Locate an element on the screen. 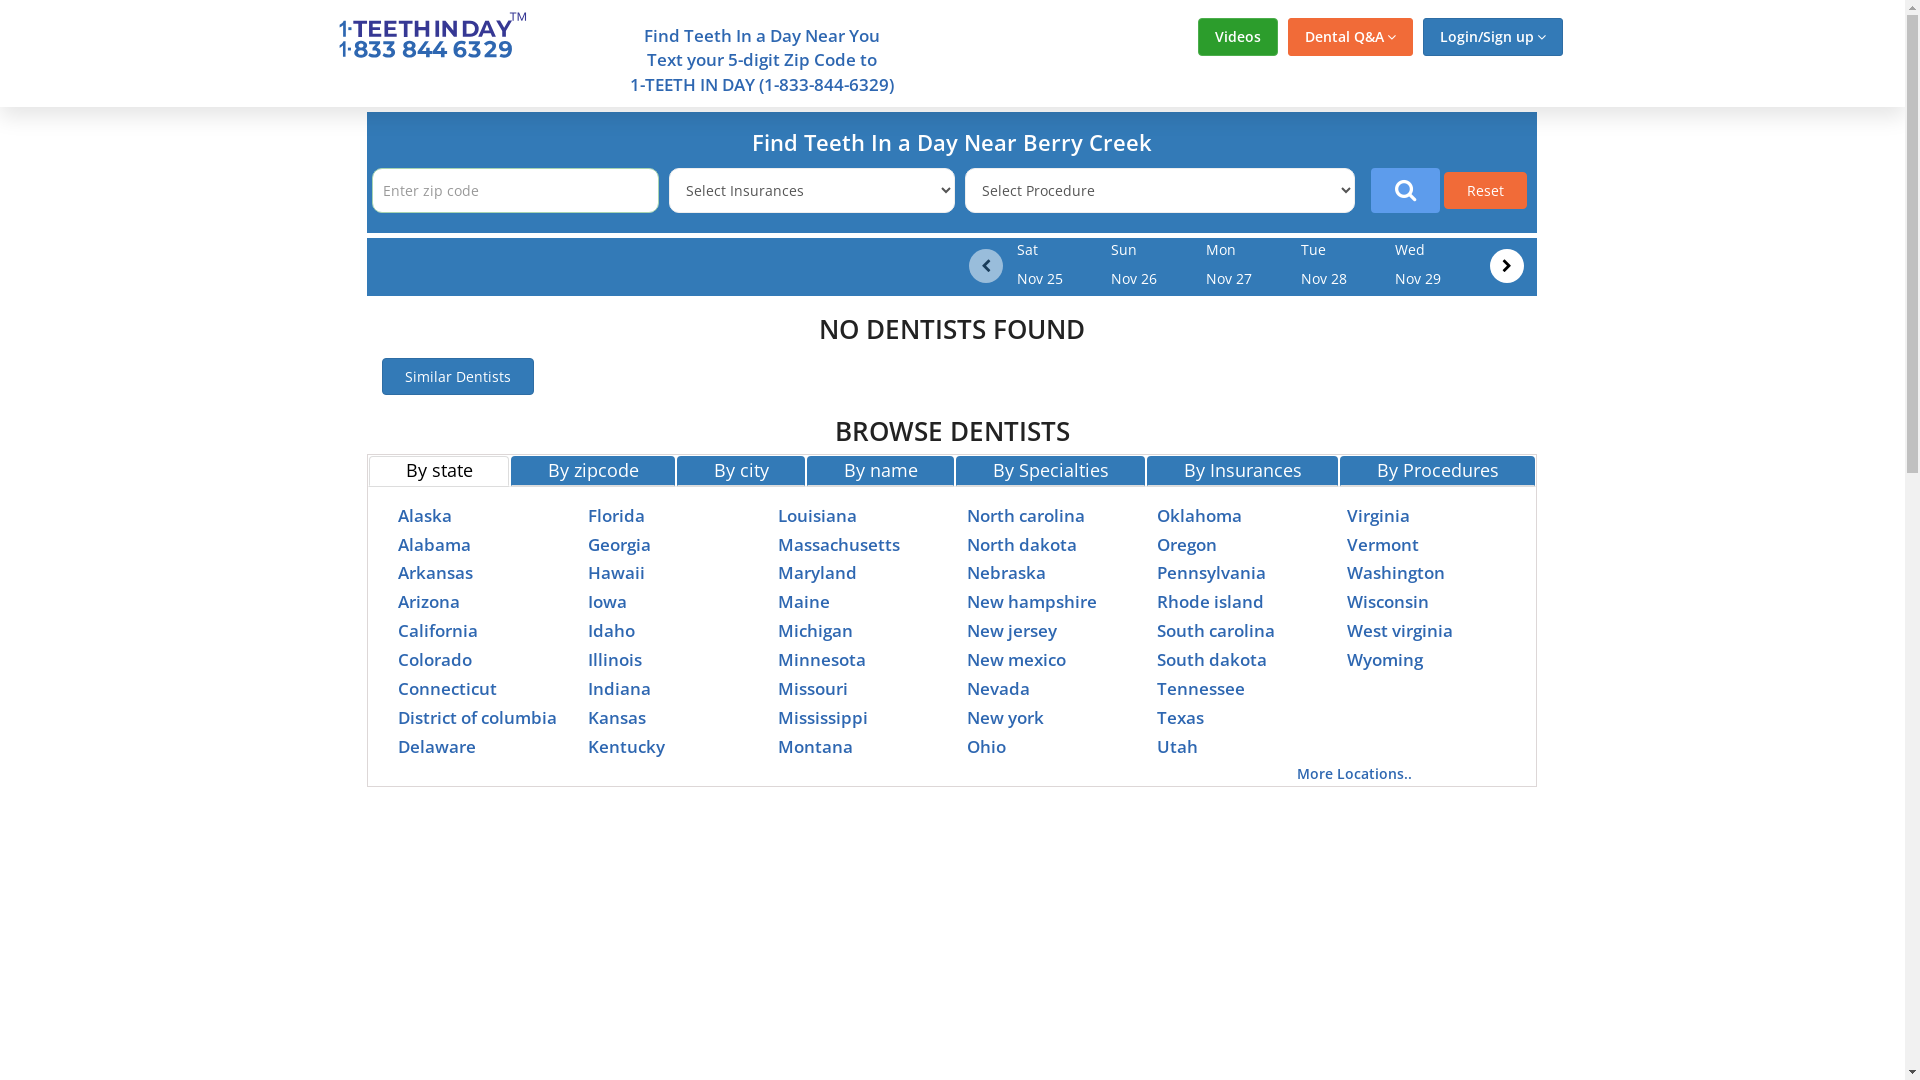 This screenshot has height=1080, width=1920. 'Tennessee' is located at coordinates (1156, 687).